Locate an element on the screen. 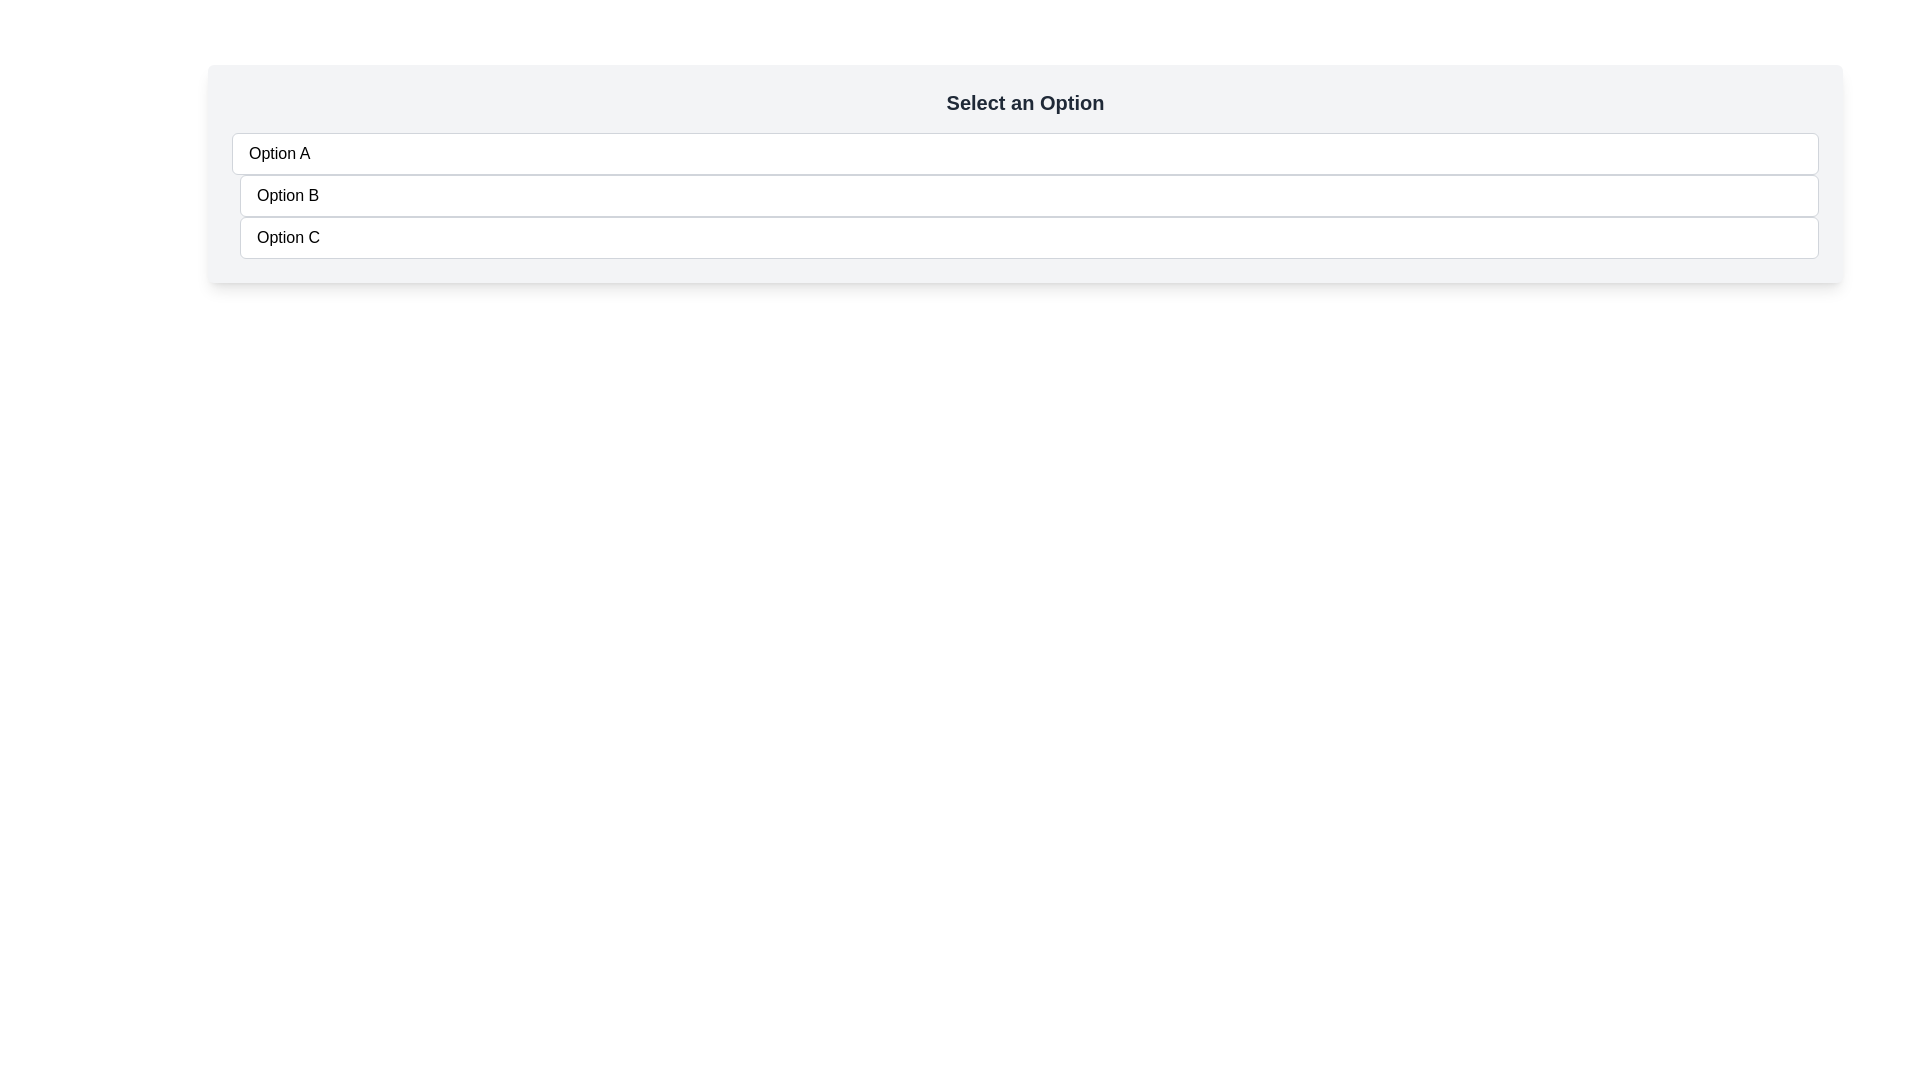 The height and width of the screenshot is (1080, 1920). the third selectable option in the list is located at coordinates (1029, 237).